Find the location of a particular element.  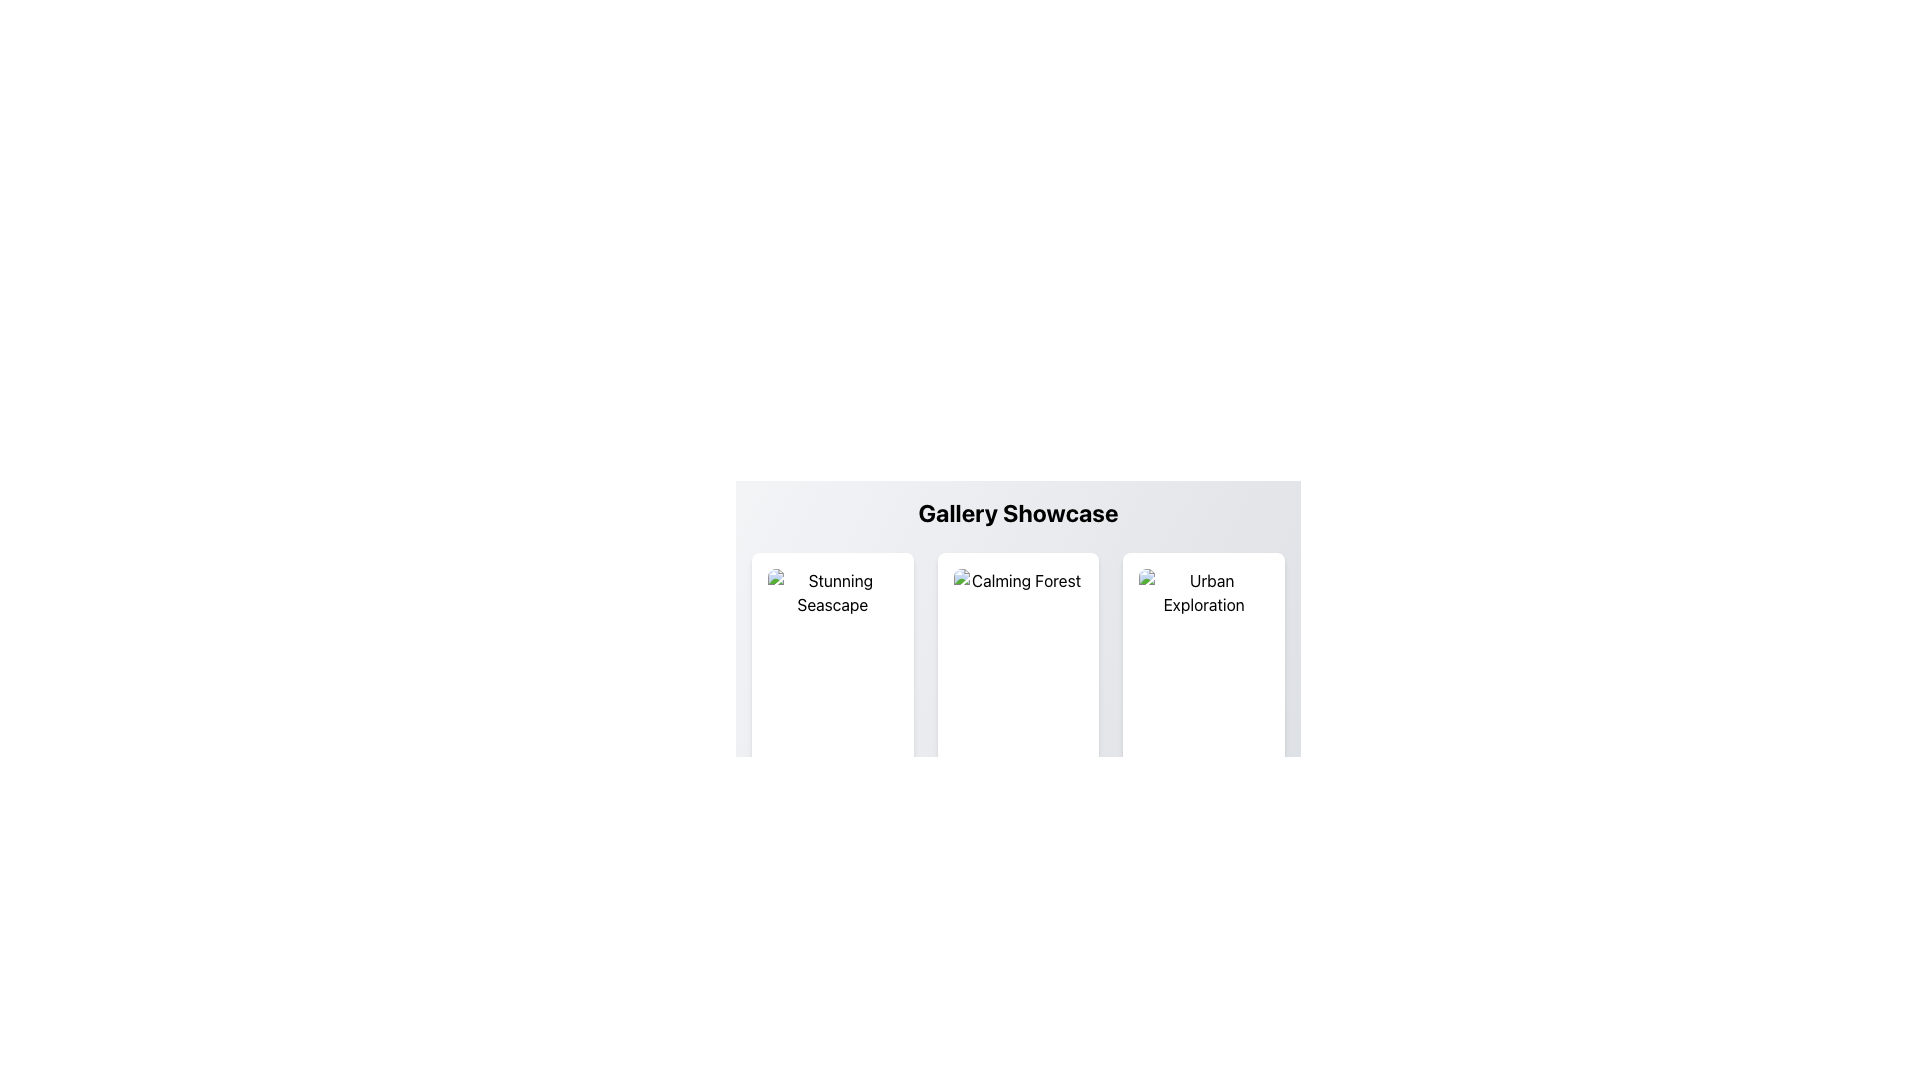

the image element showcasing a placeholder of dimensions 150x150 pixels, located under the main title 'Stunning Seascape' in the 'Gallery Showcase' is located at coordinates (832, 680).